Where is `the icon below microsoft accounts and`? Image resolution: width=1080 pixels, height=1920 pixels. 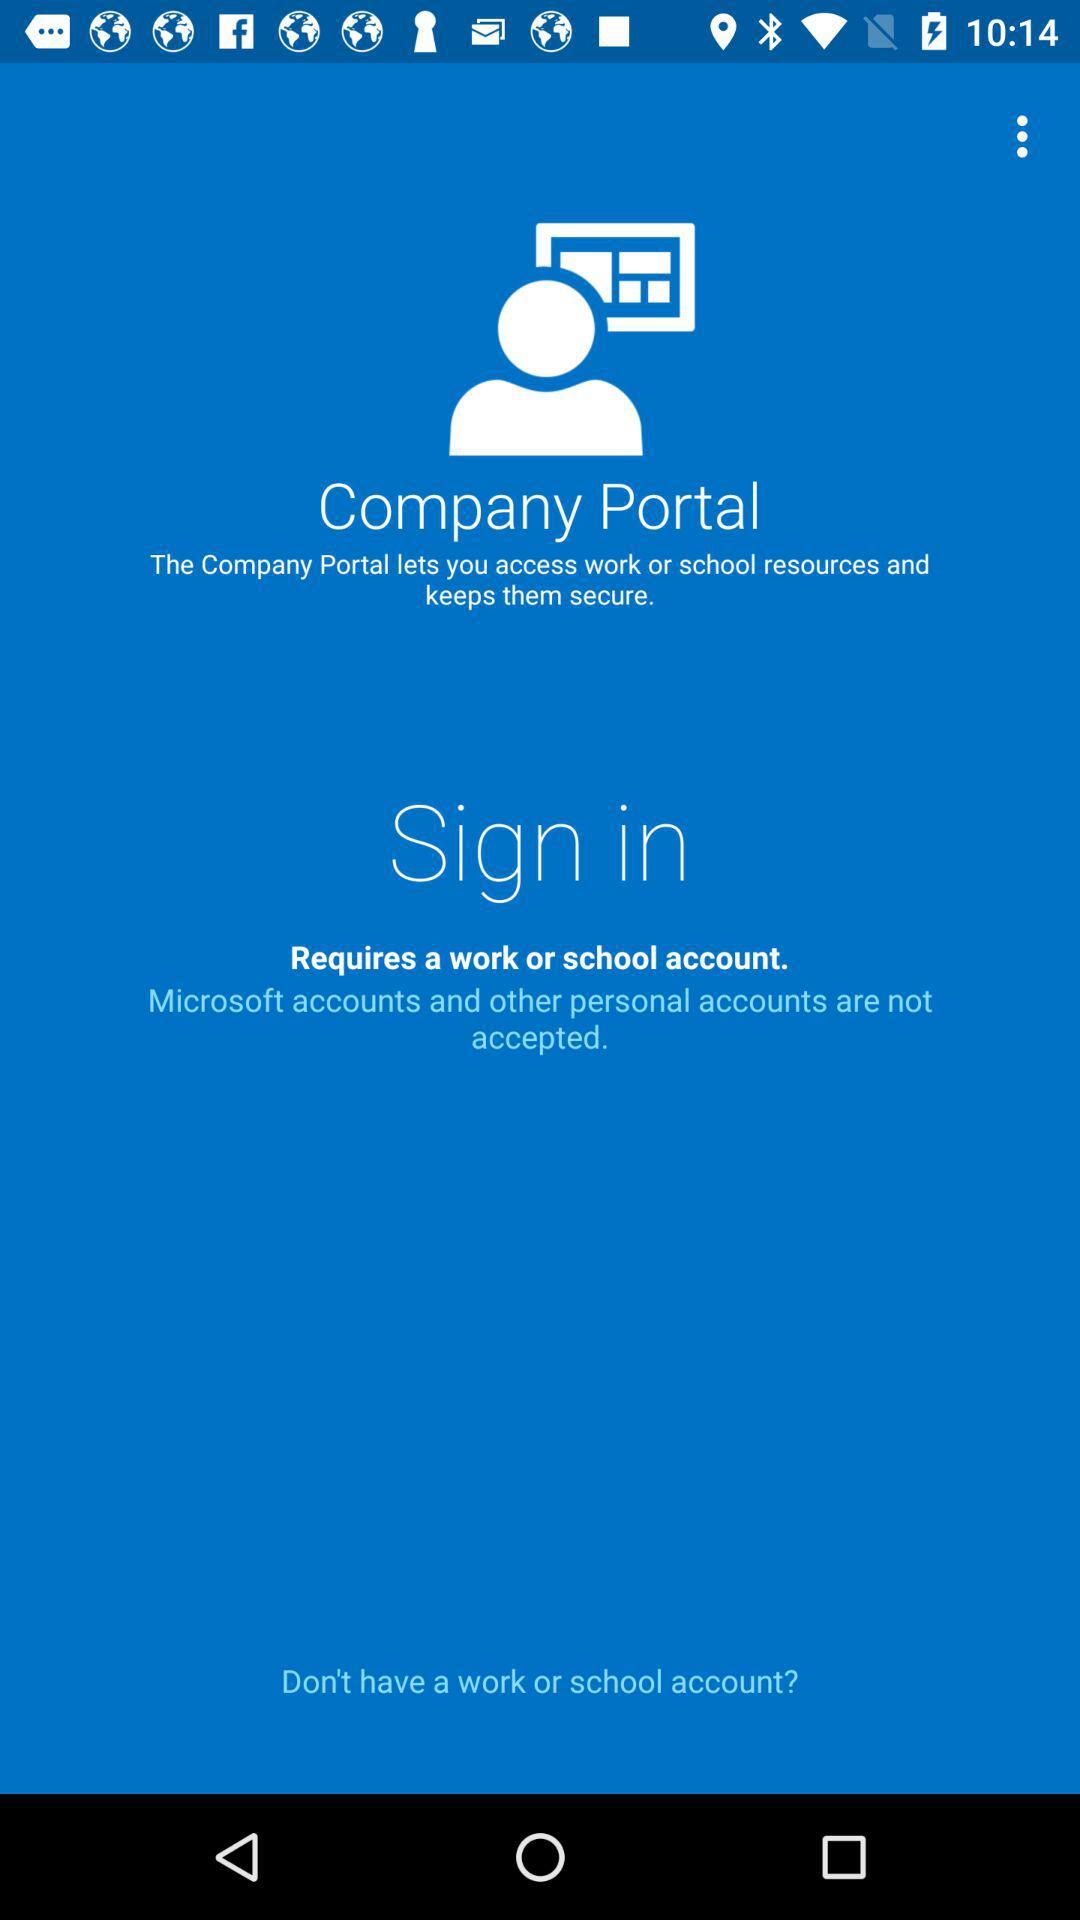
the icon below microsoft accounts and is located at coordinates (540, 1680).